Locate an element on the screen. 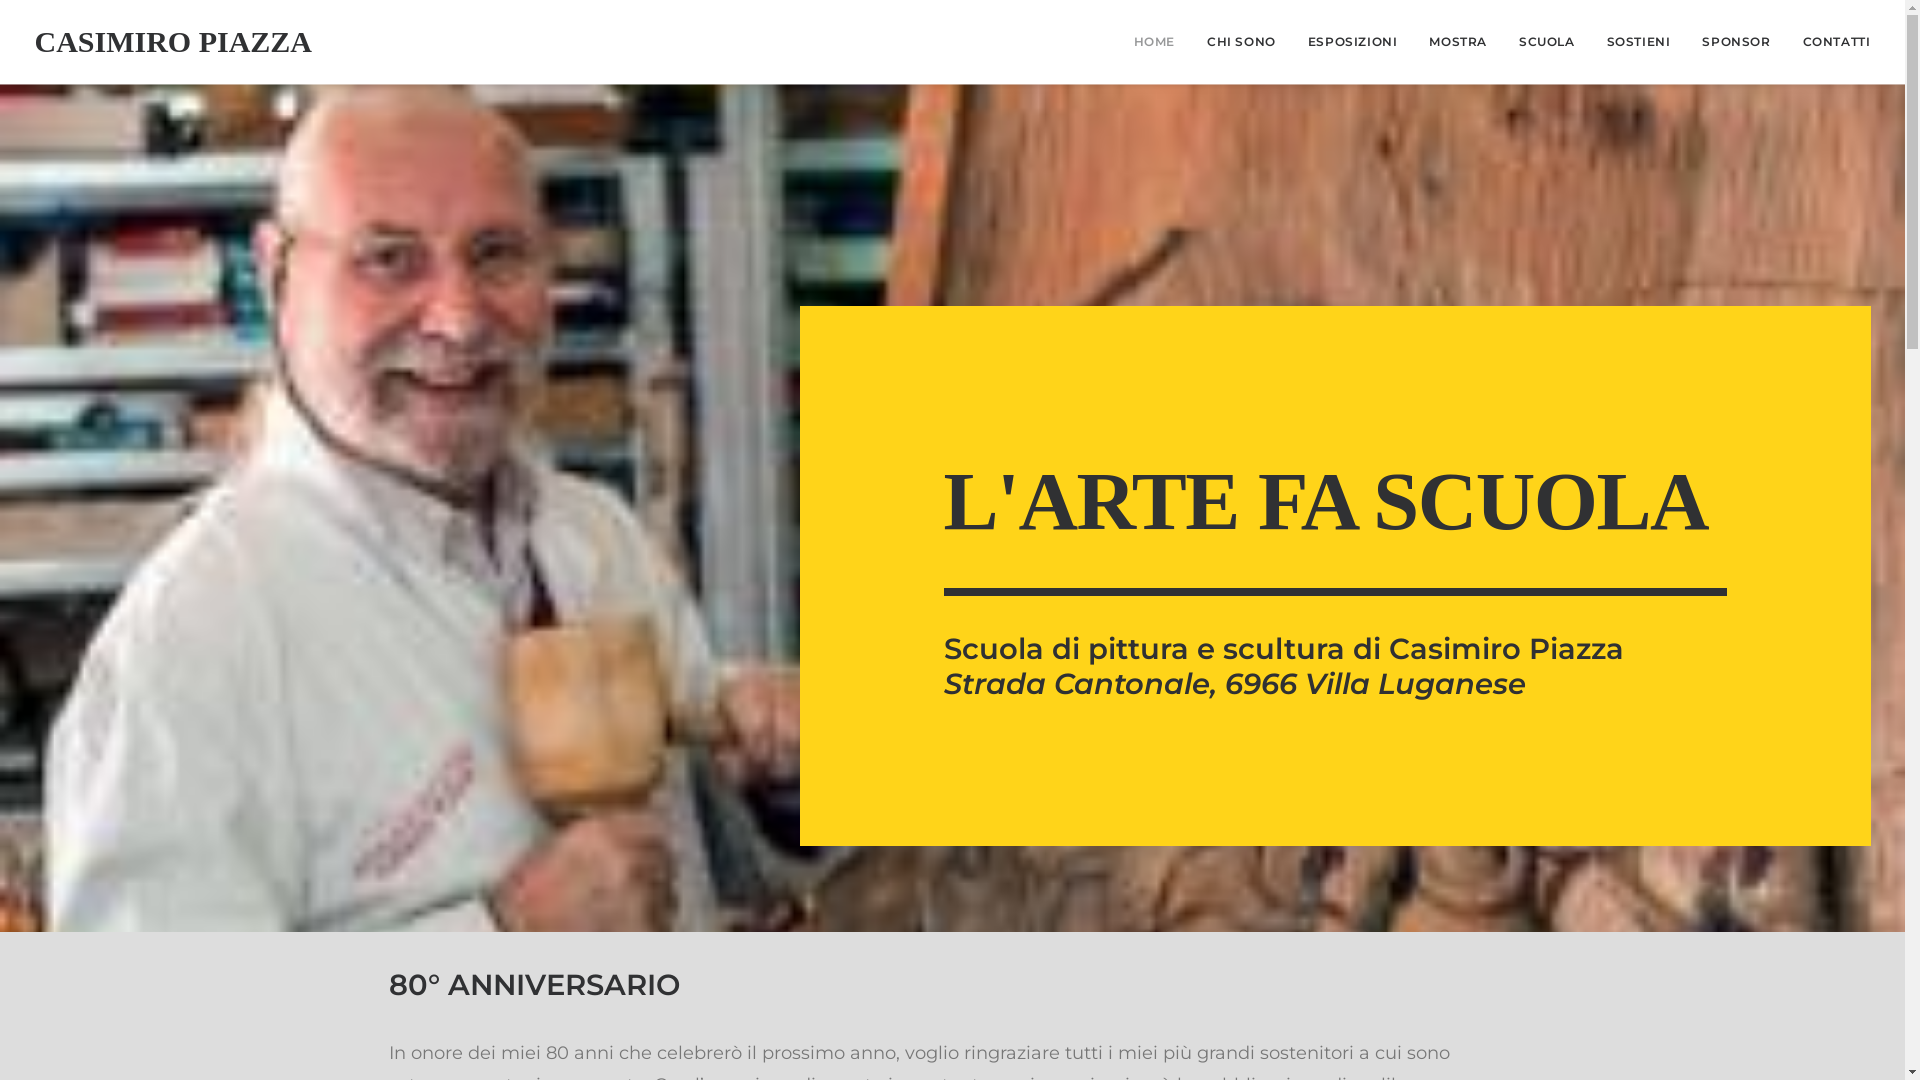 The image size is (1920, 1080). 'ESPOSIZIONI' is located at coordinates (1294, 42).